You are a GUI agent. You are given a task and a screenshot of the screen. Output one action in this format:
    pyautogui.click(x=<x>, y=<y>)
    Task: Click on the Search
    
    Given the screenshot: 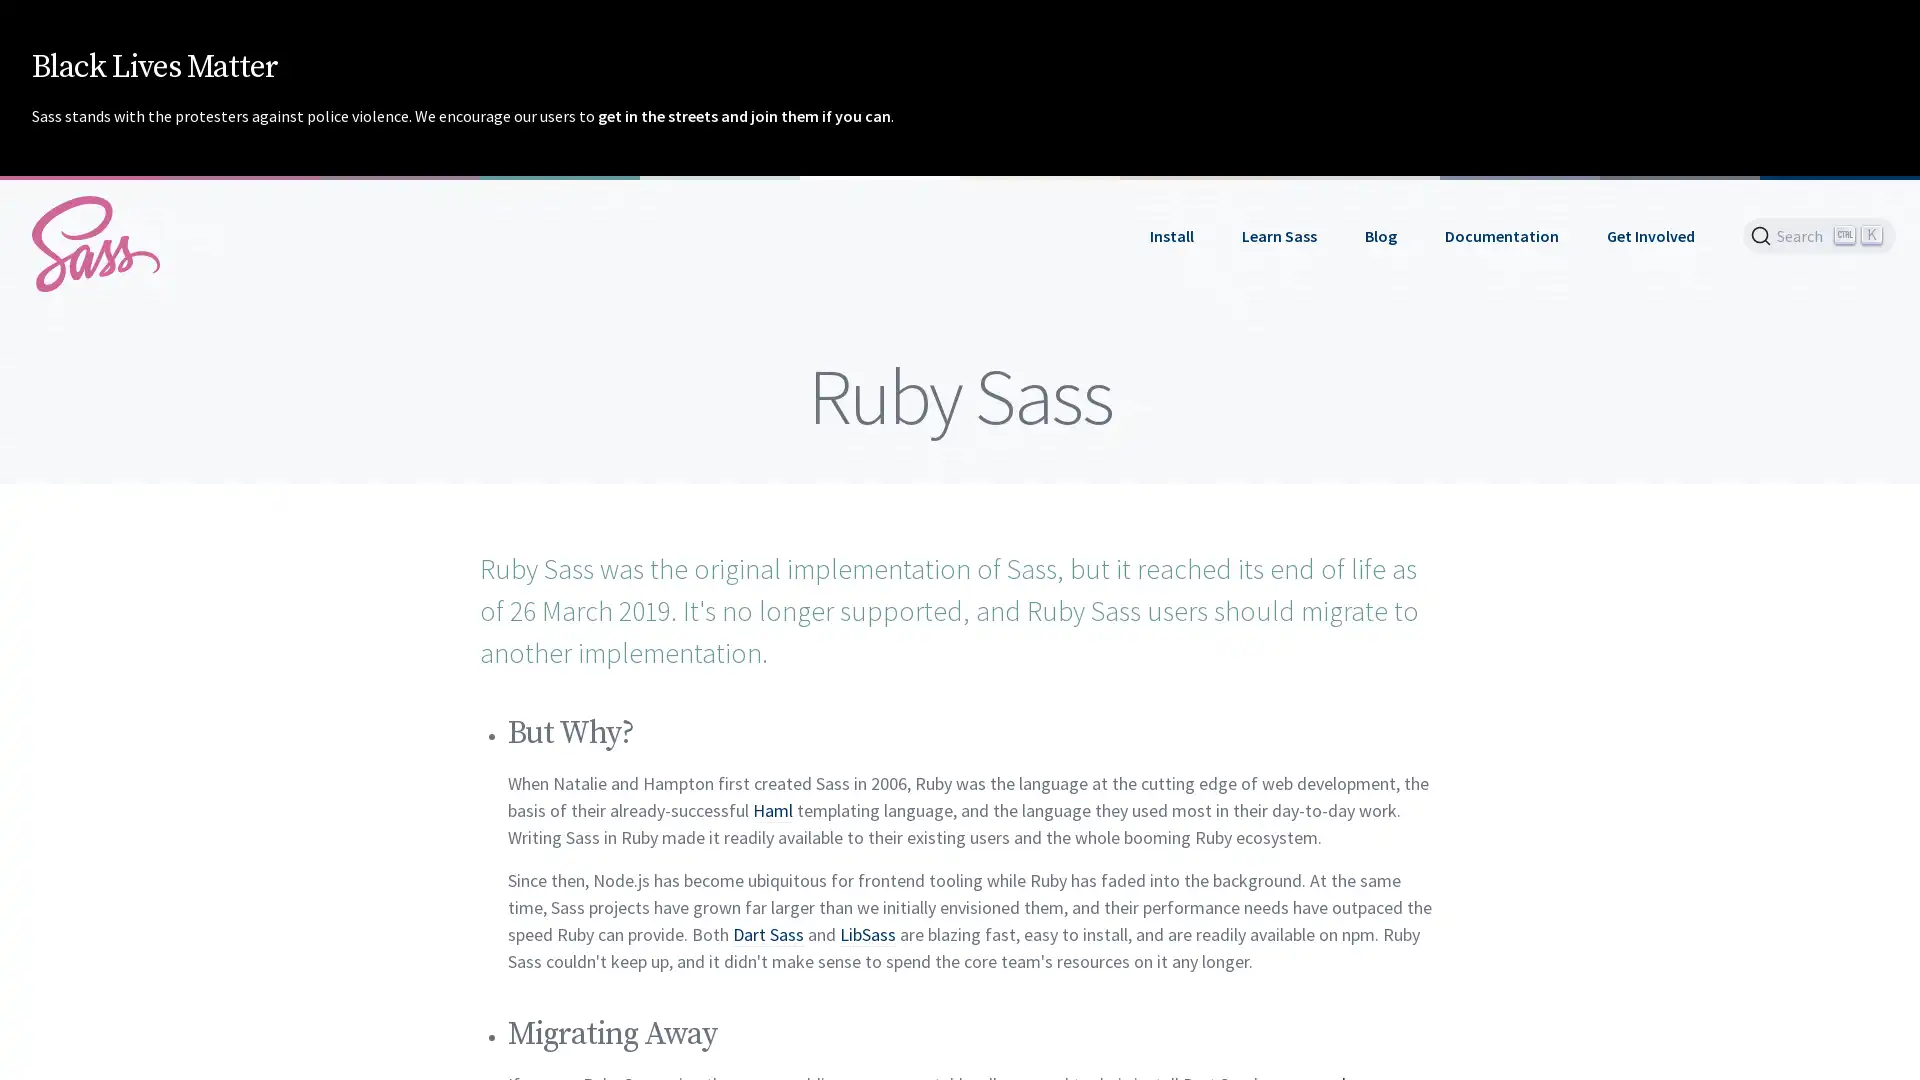 What is the action you would take?
    pyautogui.click(x=1819, y=234)
    